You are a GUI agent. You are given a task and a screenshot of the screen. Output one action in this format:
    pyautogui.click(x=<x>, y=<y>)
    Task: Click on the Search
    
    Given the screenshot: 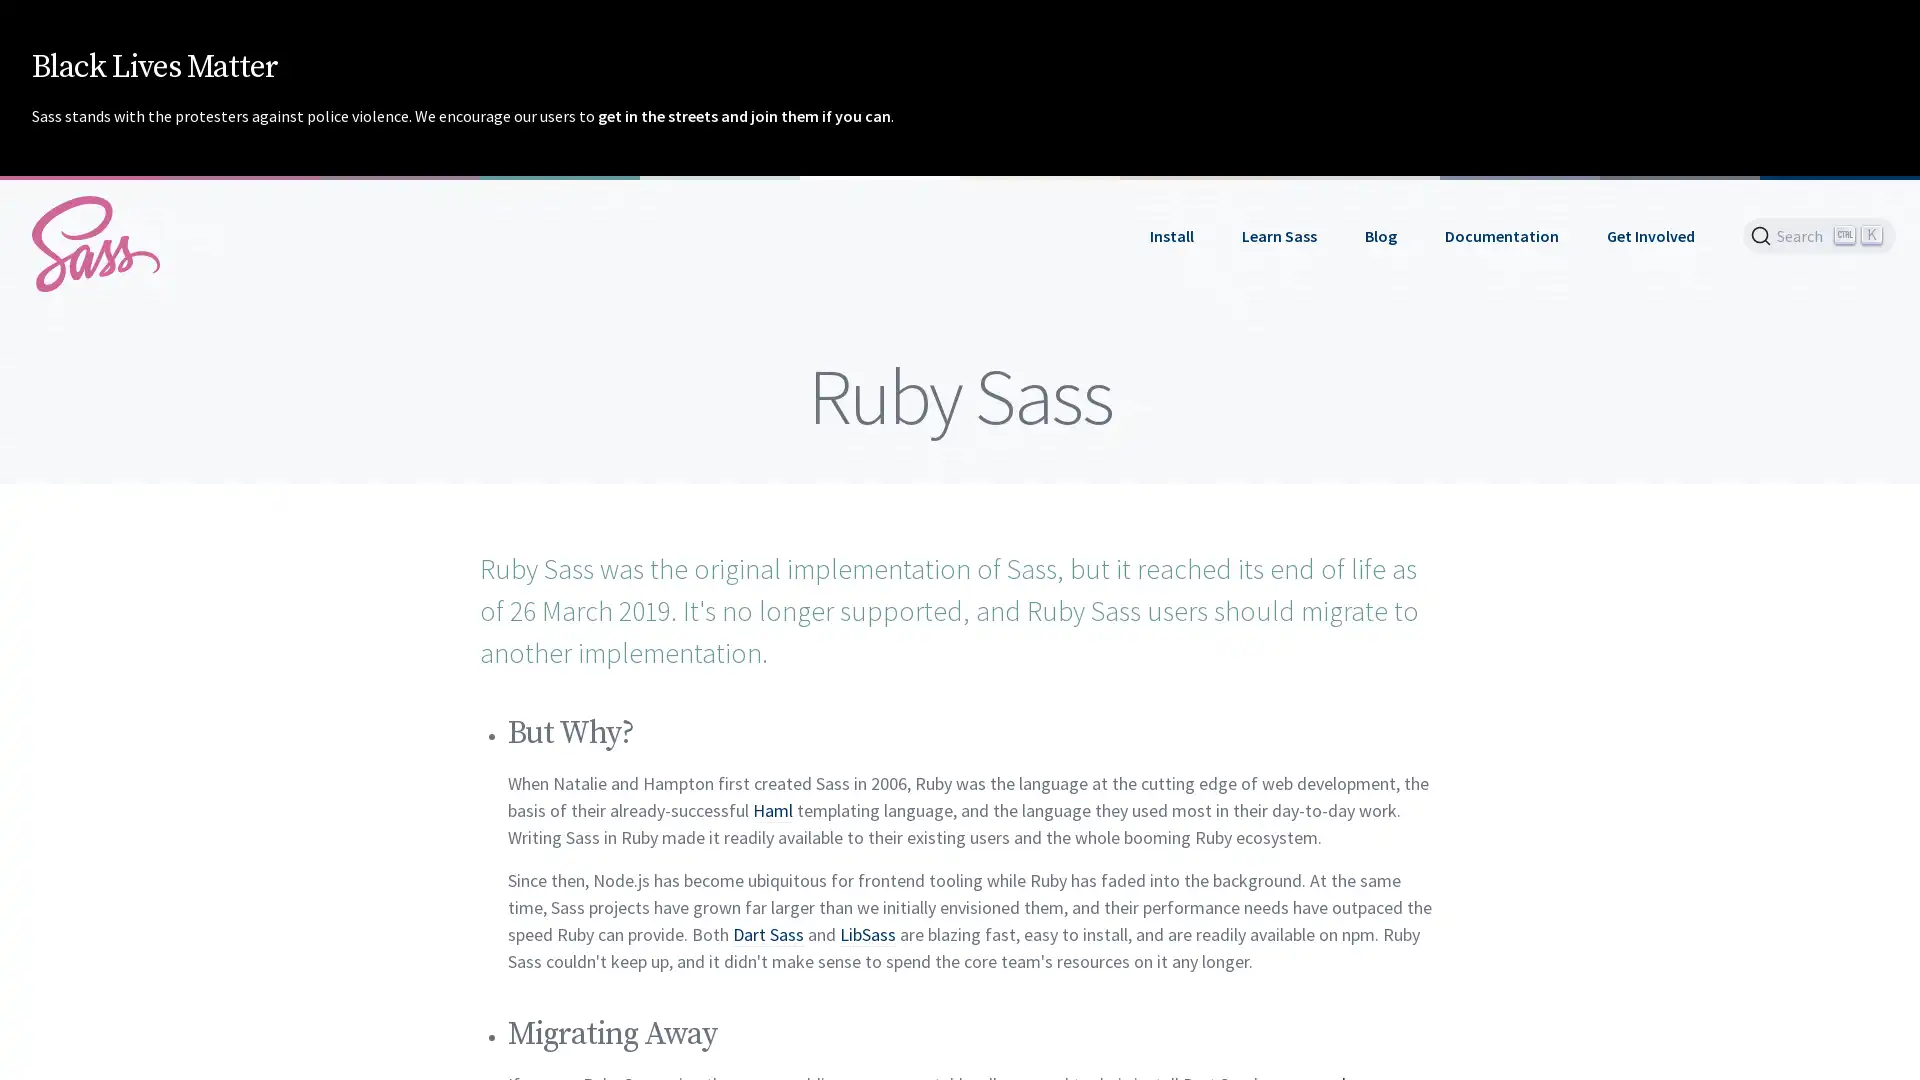 What is the action you would take?
    pyautogui.click(x=1819, y=234)
    